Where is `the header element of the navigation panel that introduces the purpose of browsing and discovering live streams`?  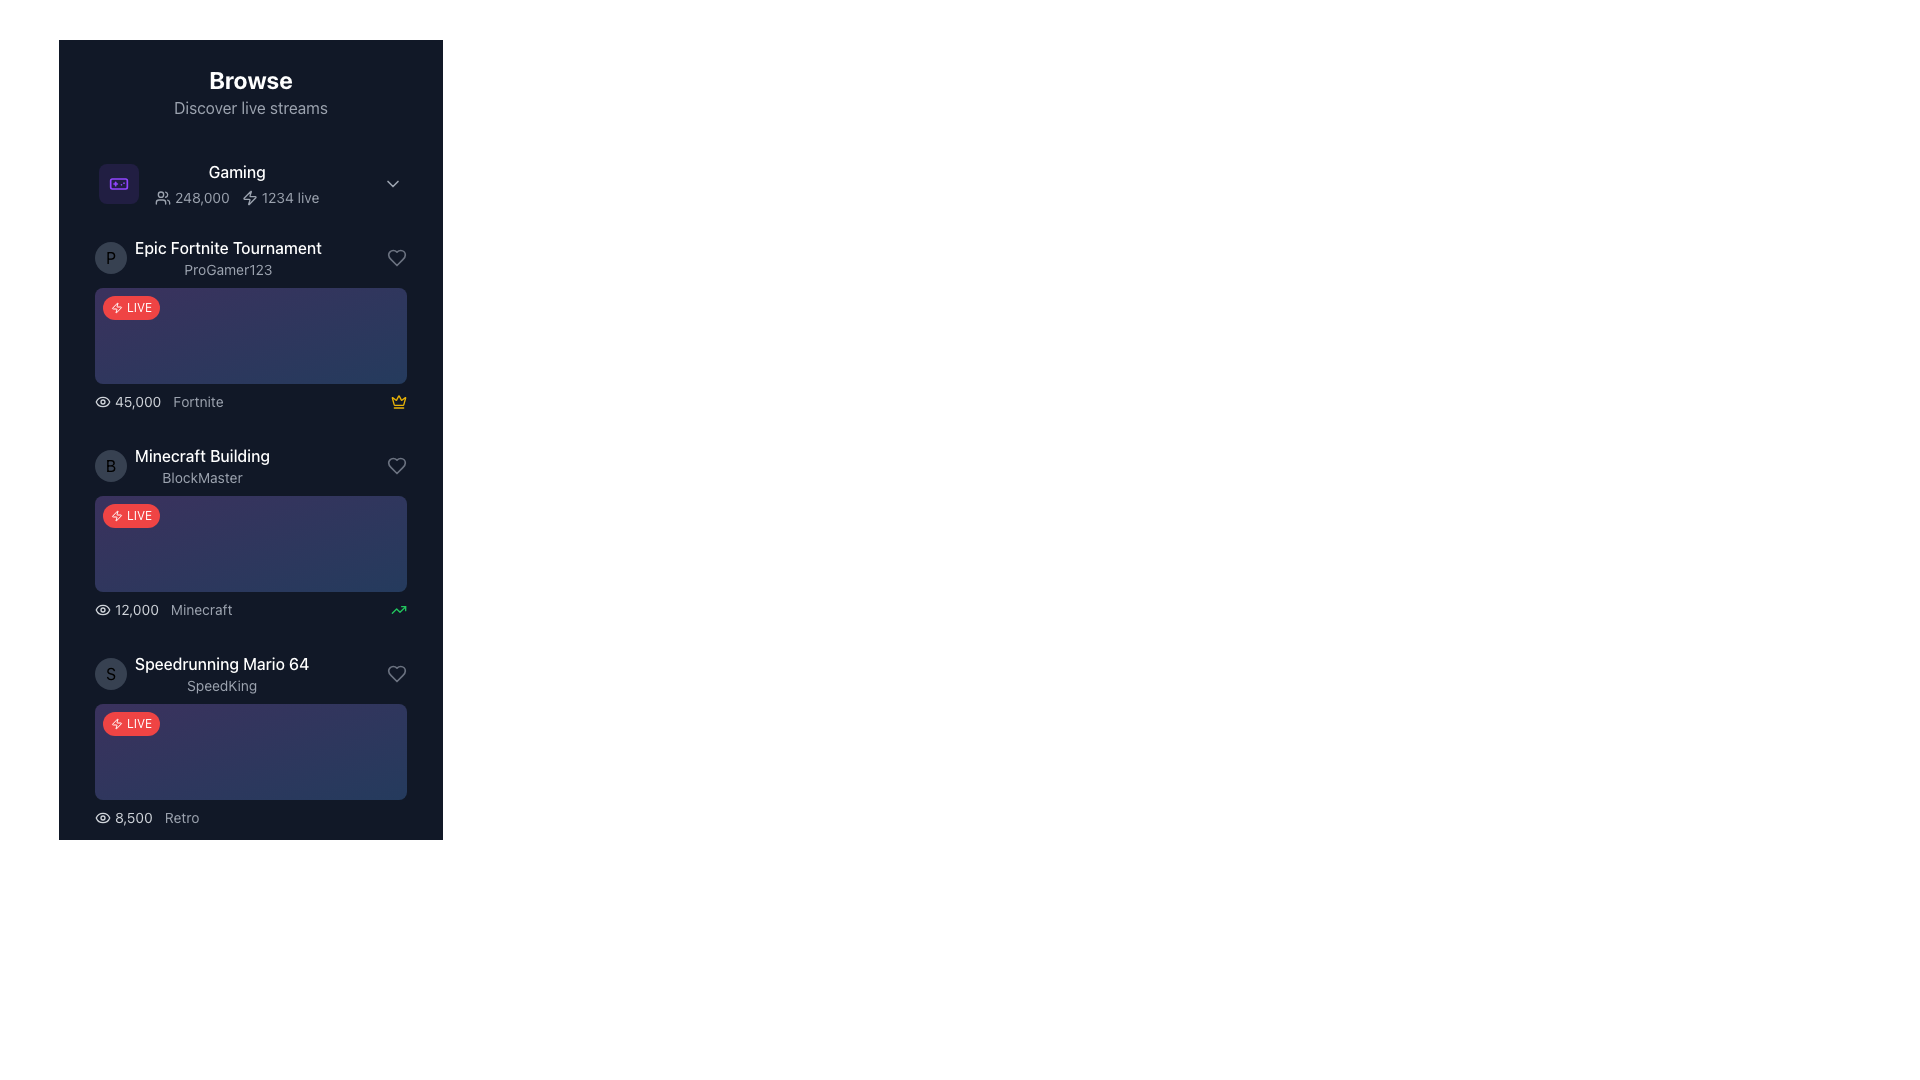
the header element of the navigation panel that introduces the purpose of browsing and discovering live streams is located at coordinates (249, 92).